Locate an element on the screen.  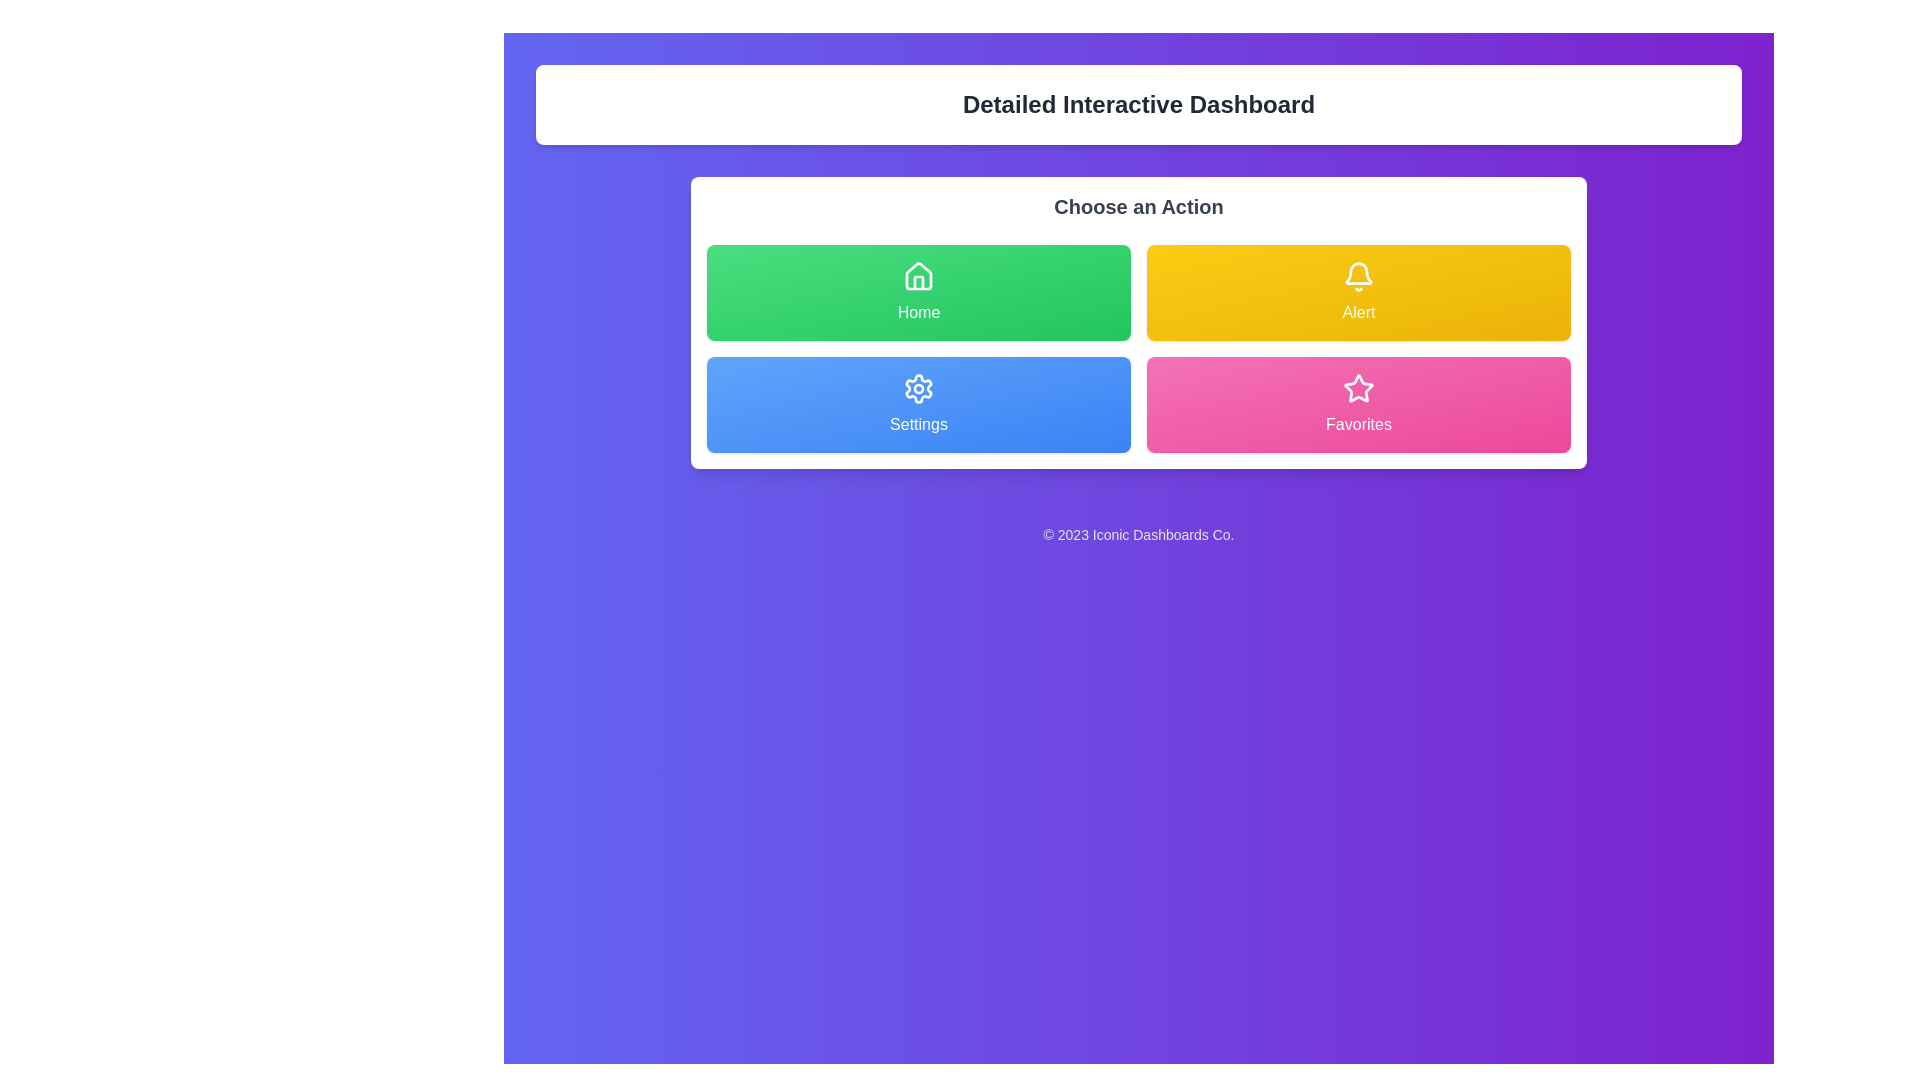
the alert button located in the second column of the action grid under 'Choose an Action' is located at coordinates (1358, 293).